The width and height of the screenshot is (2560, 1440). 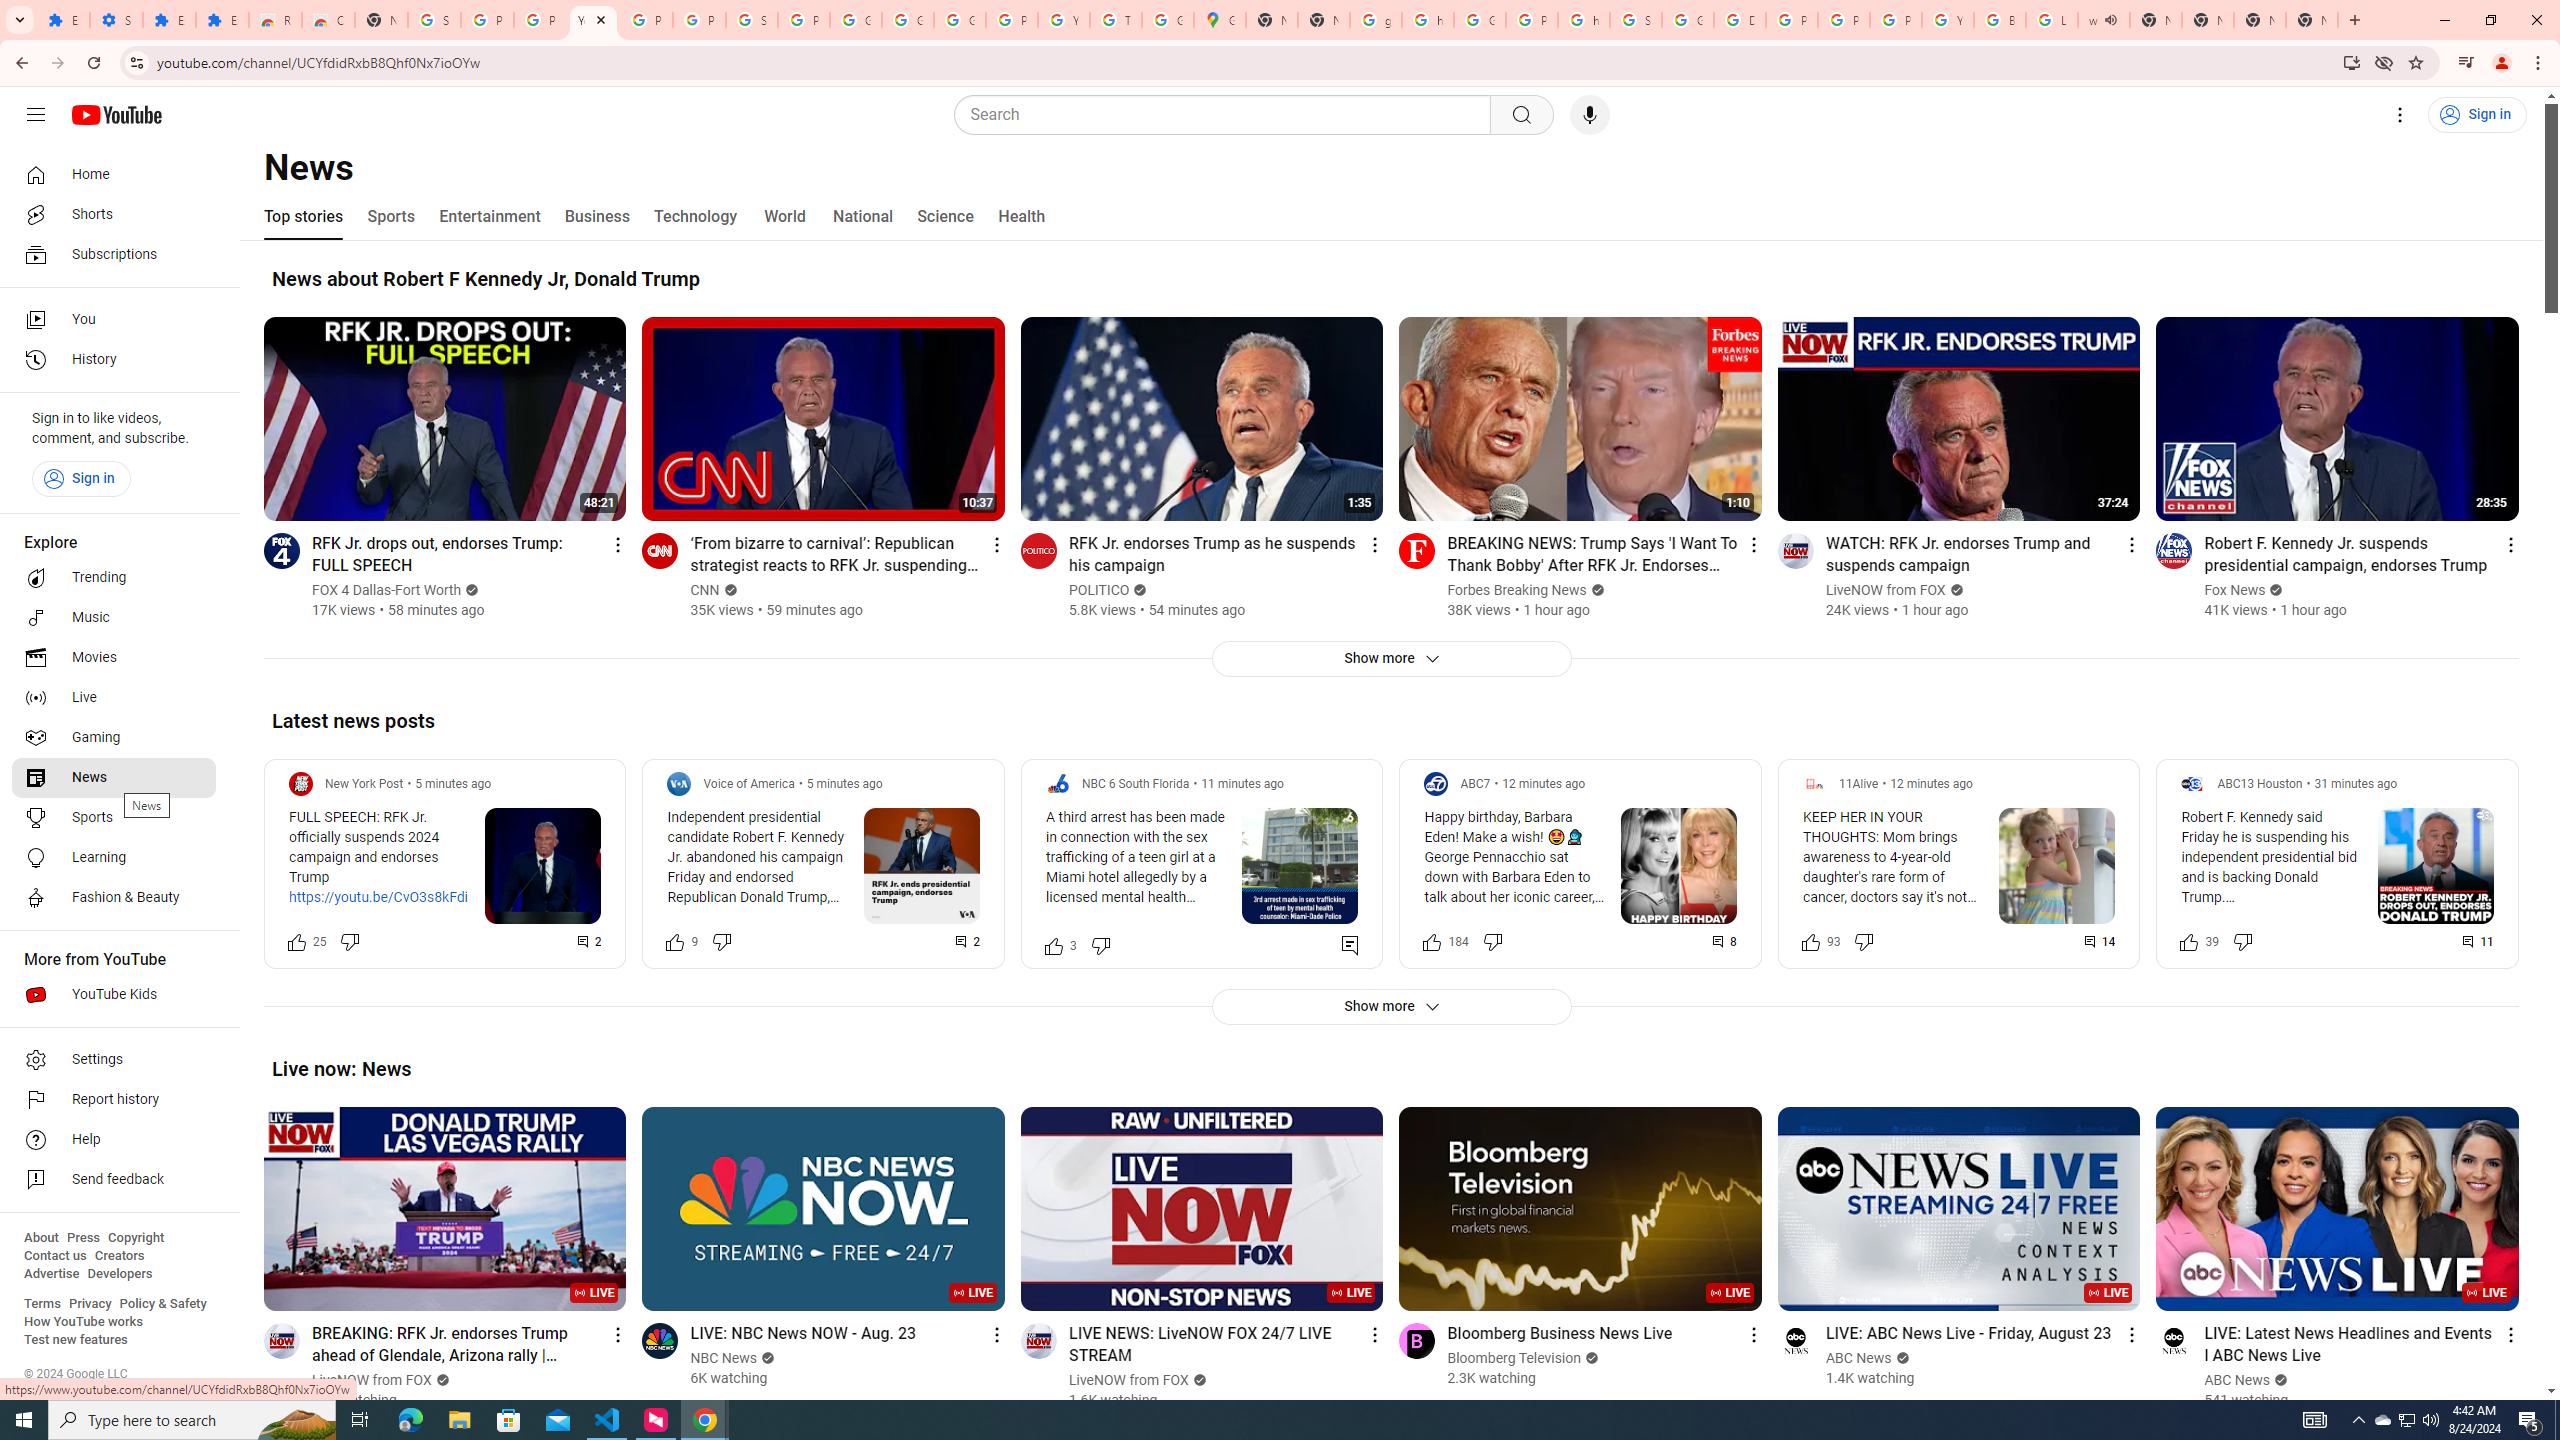 What do you see at coordinates (2259, 784) in the screenshot?
I see `'ABC13 Houston'` at bounding box center [2259, 784].